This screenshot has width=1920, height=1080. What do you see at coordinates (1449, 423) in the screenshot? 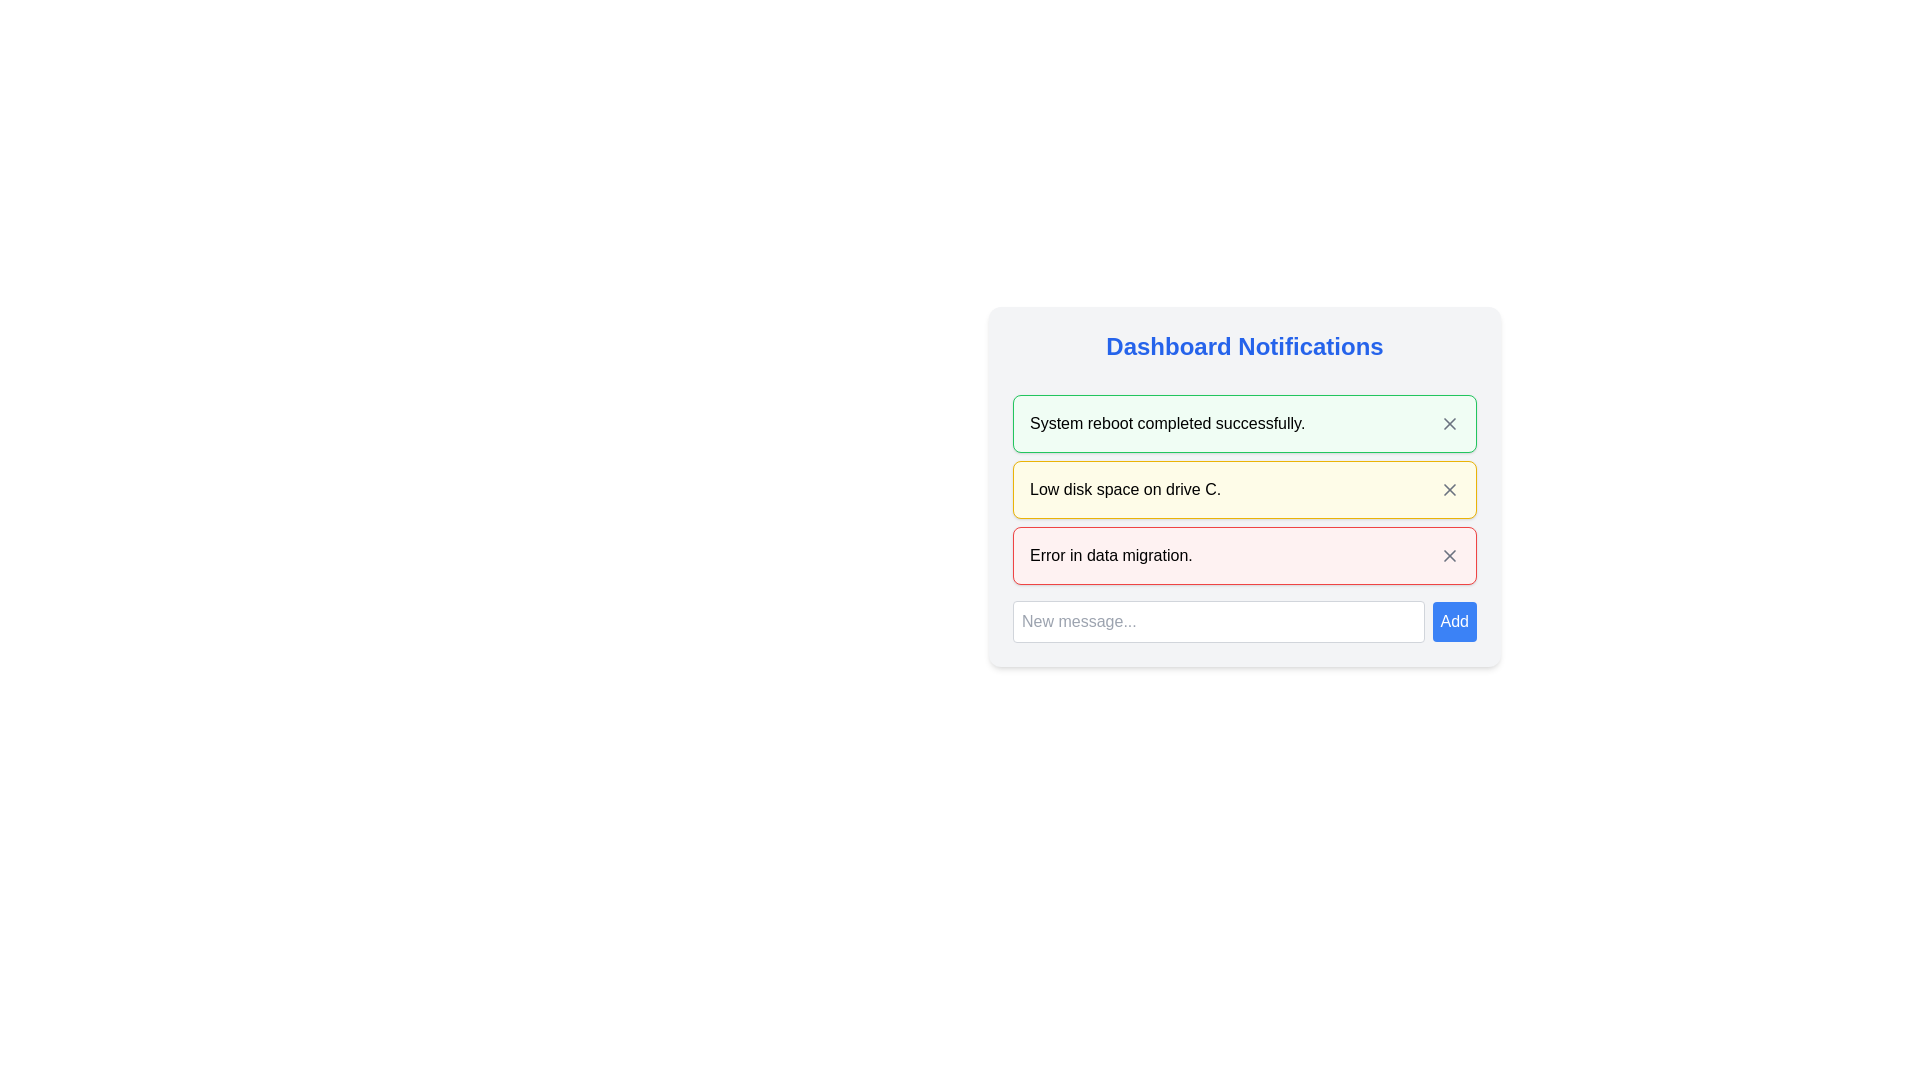
I see `the diagonal cross icon button in the top-right corner of the 'System reboot completed successfully.' notification card` at bounding box center [1449, 423].